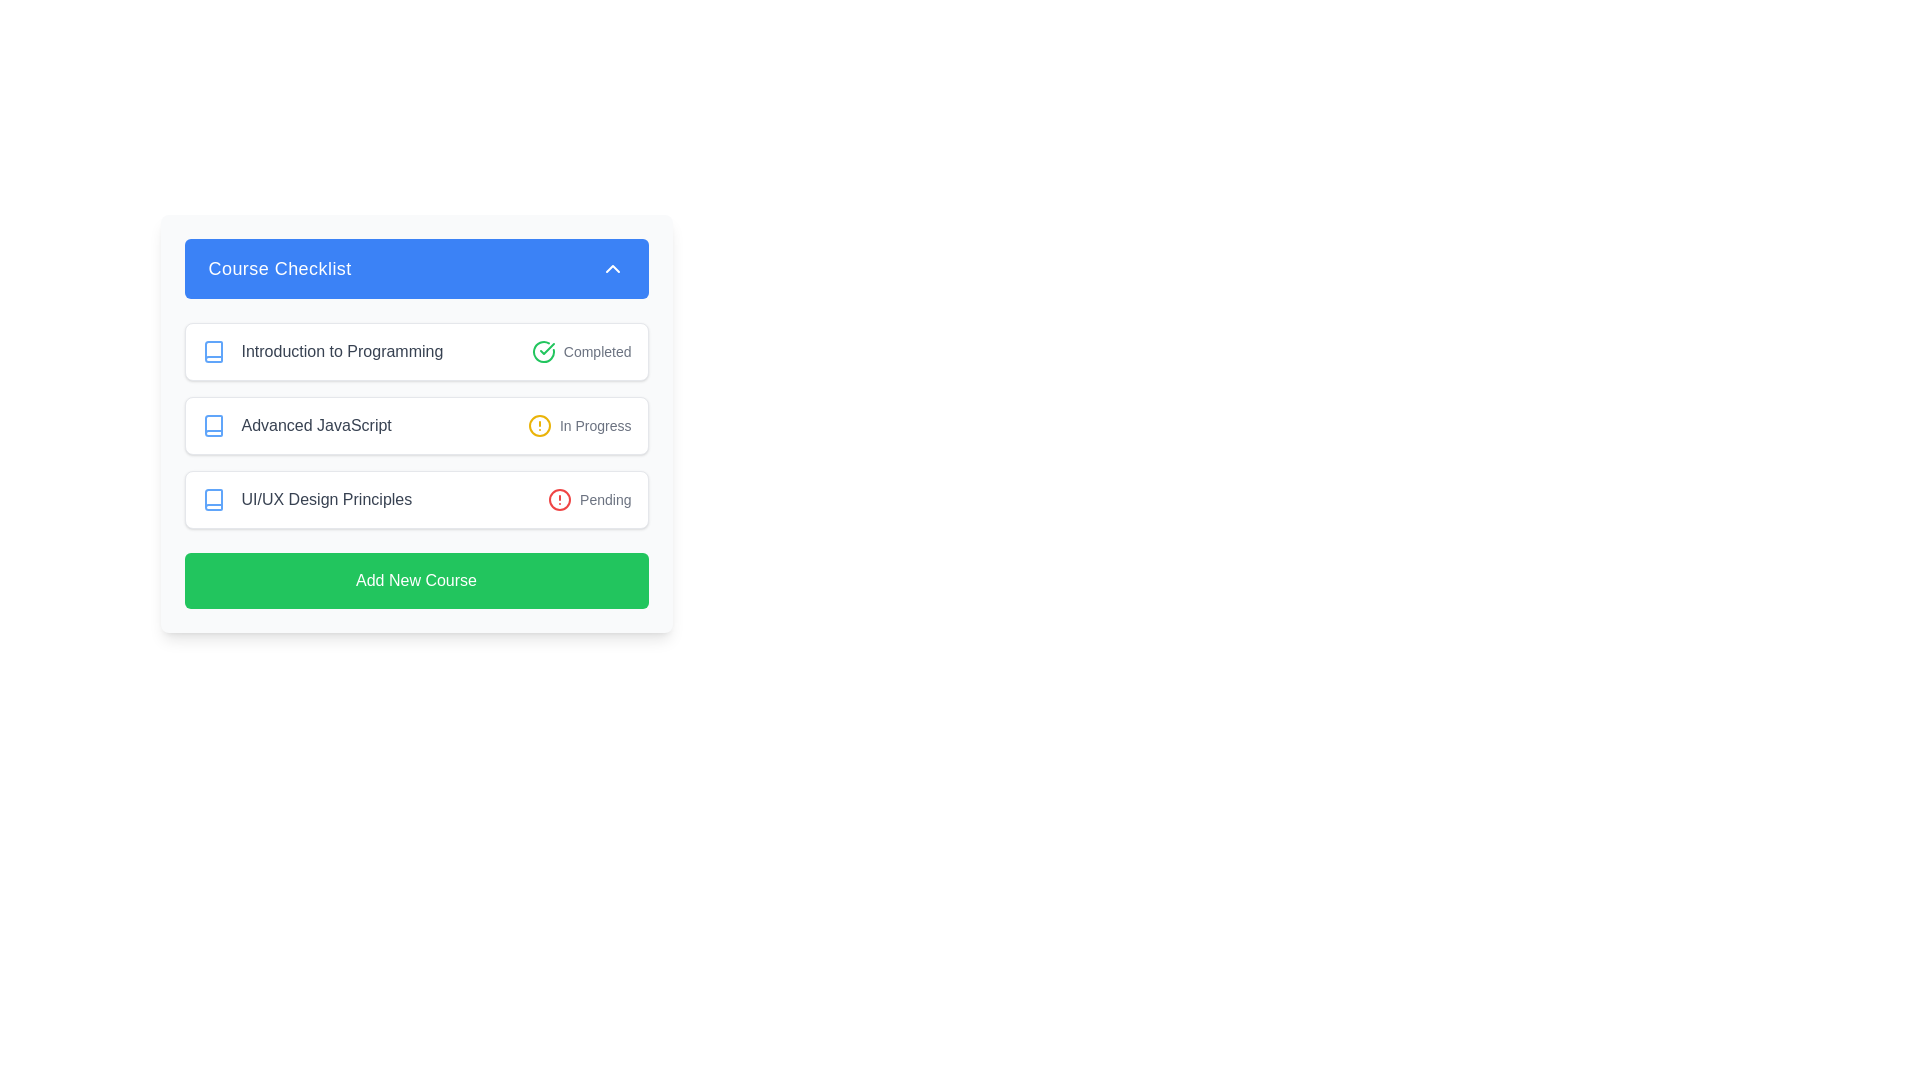  I want to click on the status label indicating 'In Progress' for the 'Advanced JavaScript' course, located to the center-right of the card layout, so click(594, 424).